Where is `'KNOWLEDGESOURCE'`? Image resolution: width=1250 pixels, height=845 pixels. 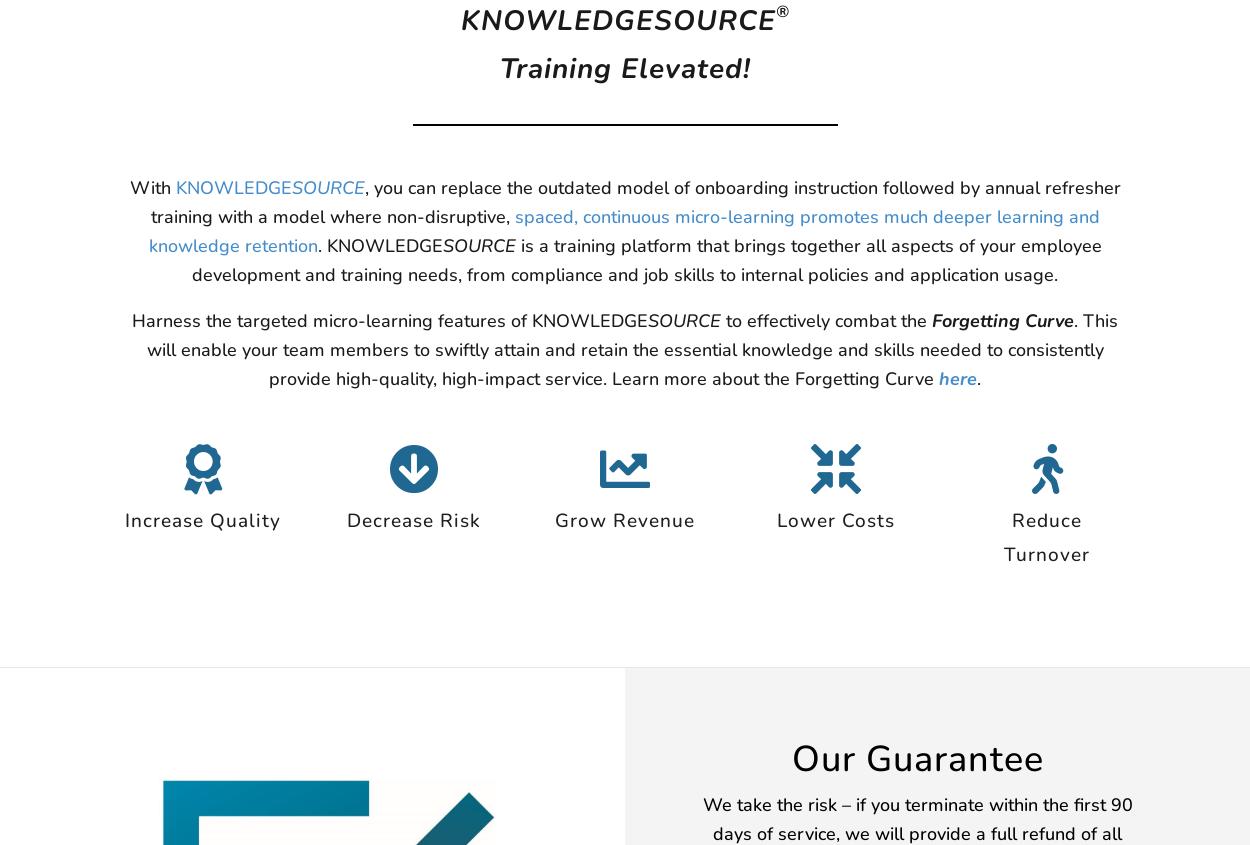 'KNOWLEDGESOURCE' is located at coordinates (616, 20).